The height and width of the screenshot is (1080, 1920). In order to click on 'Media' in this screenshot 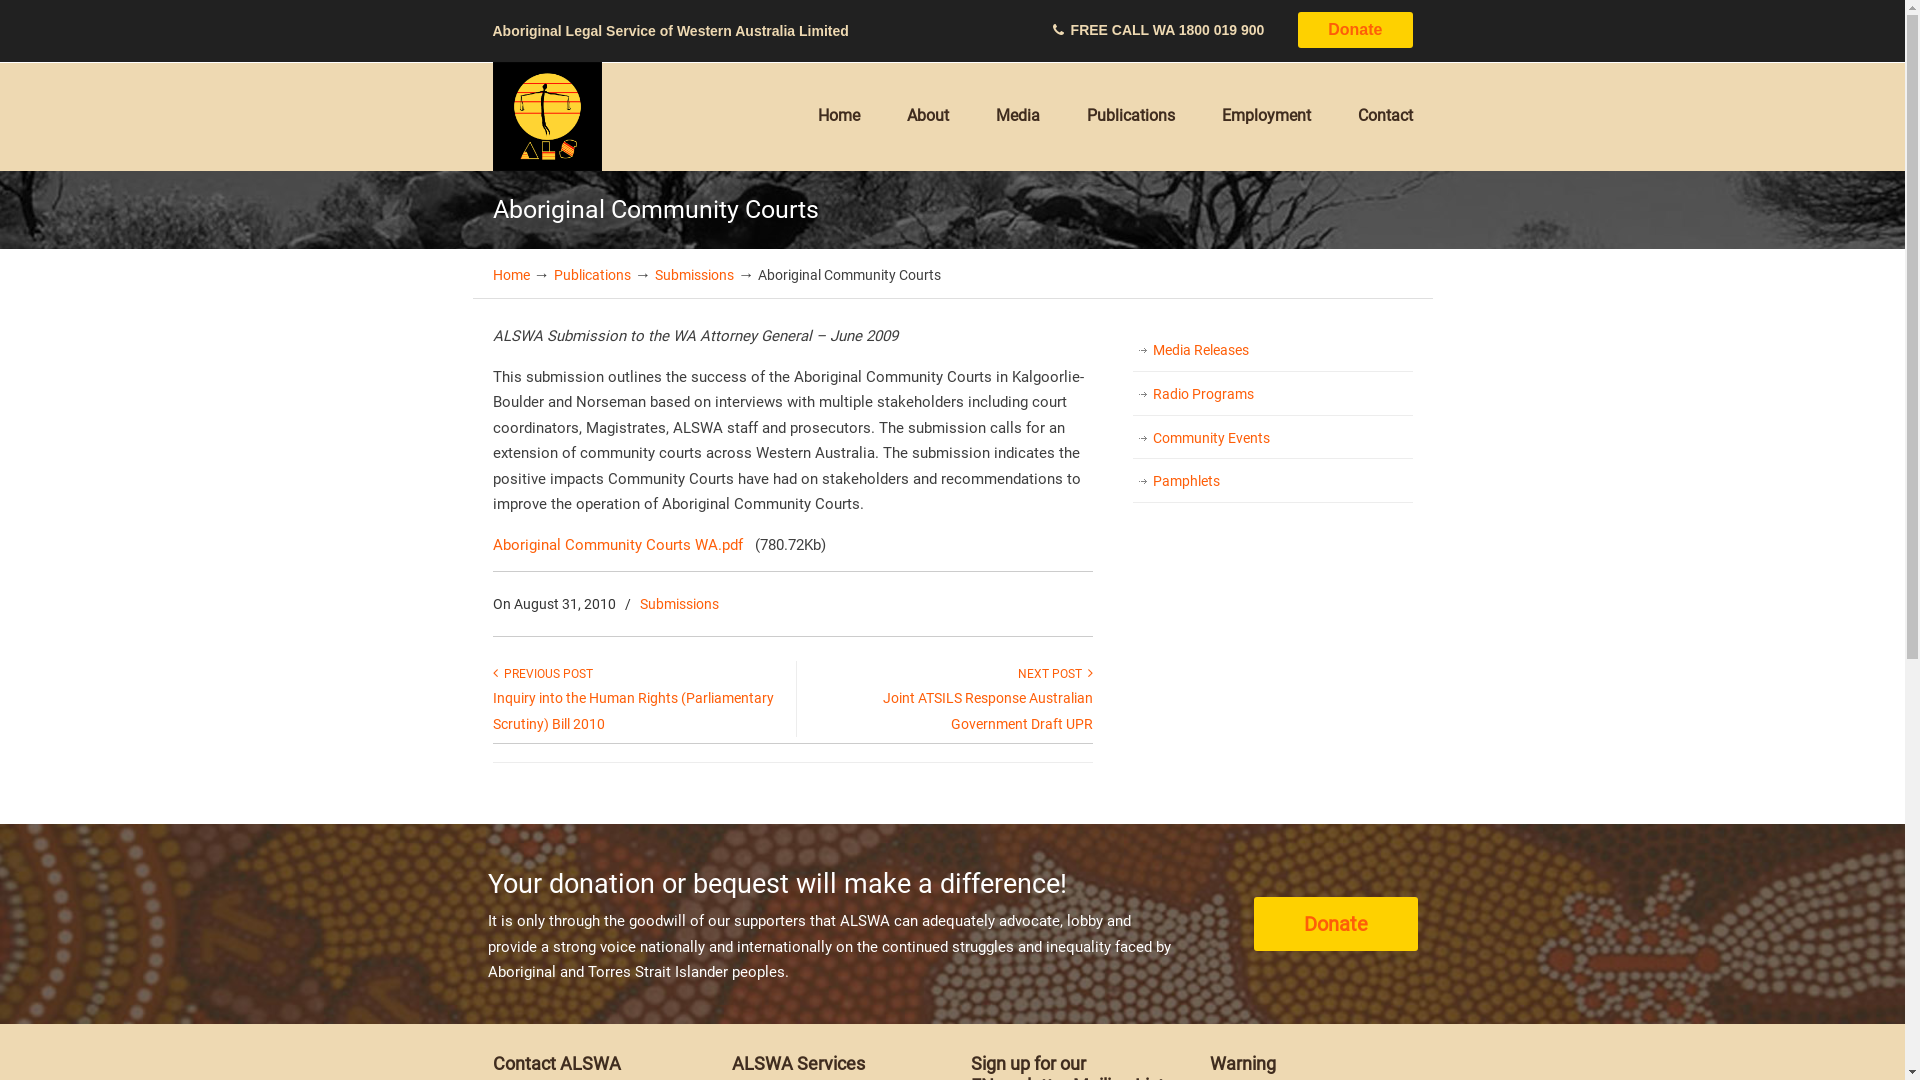, I will do `click(1017, 115)`.